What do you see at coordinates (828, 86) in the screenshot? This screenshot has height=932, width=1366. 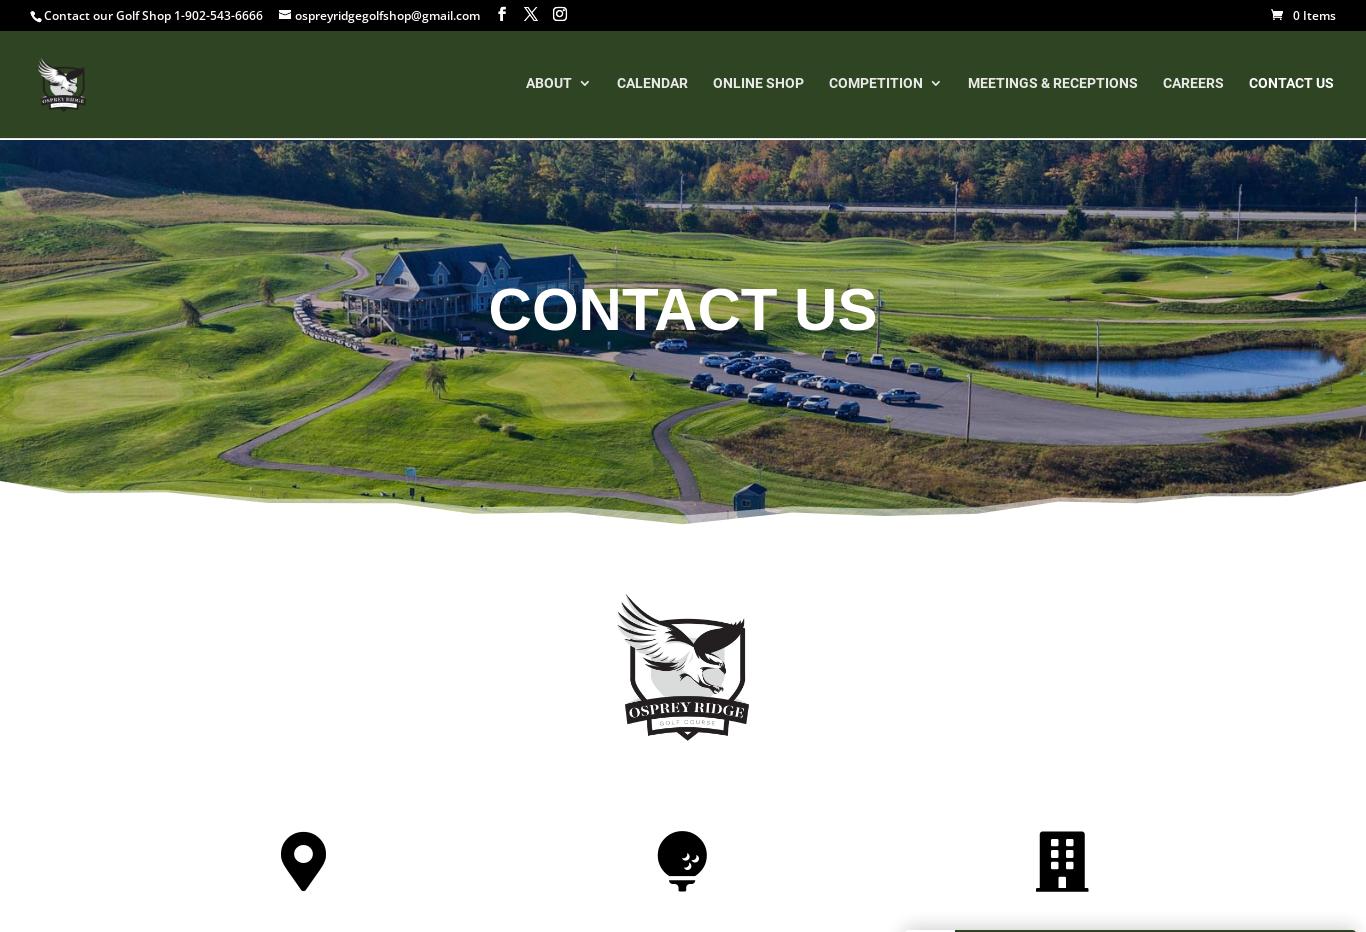 I see `'Competition'` at bounding box center [828, 86].